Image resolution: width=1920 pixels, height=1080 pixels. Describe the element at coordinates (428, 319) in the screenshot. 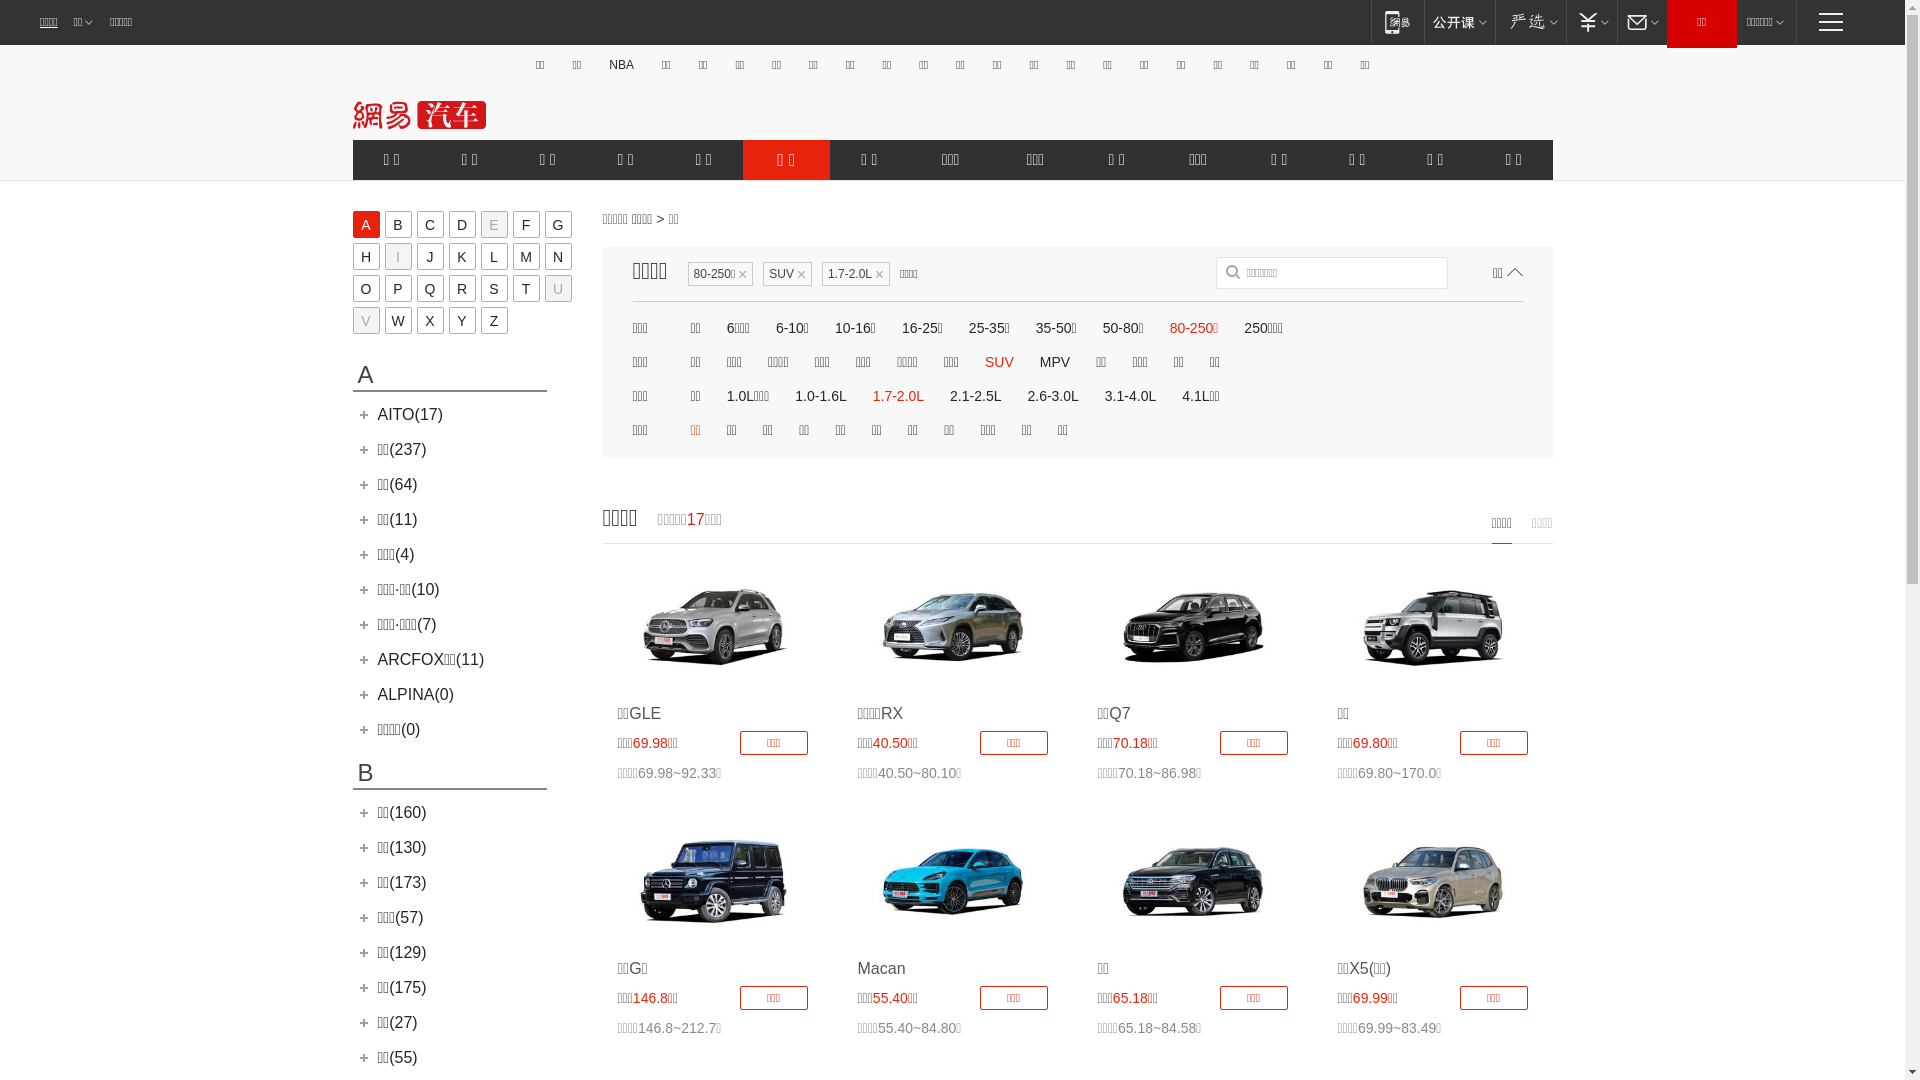

I see `'X'` at that location.